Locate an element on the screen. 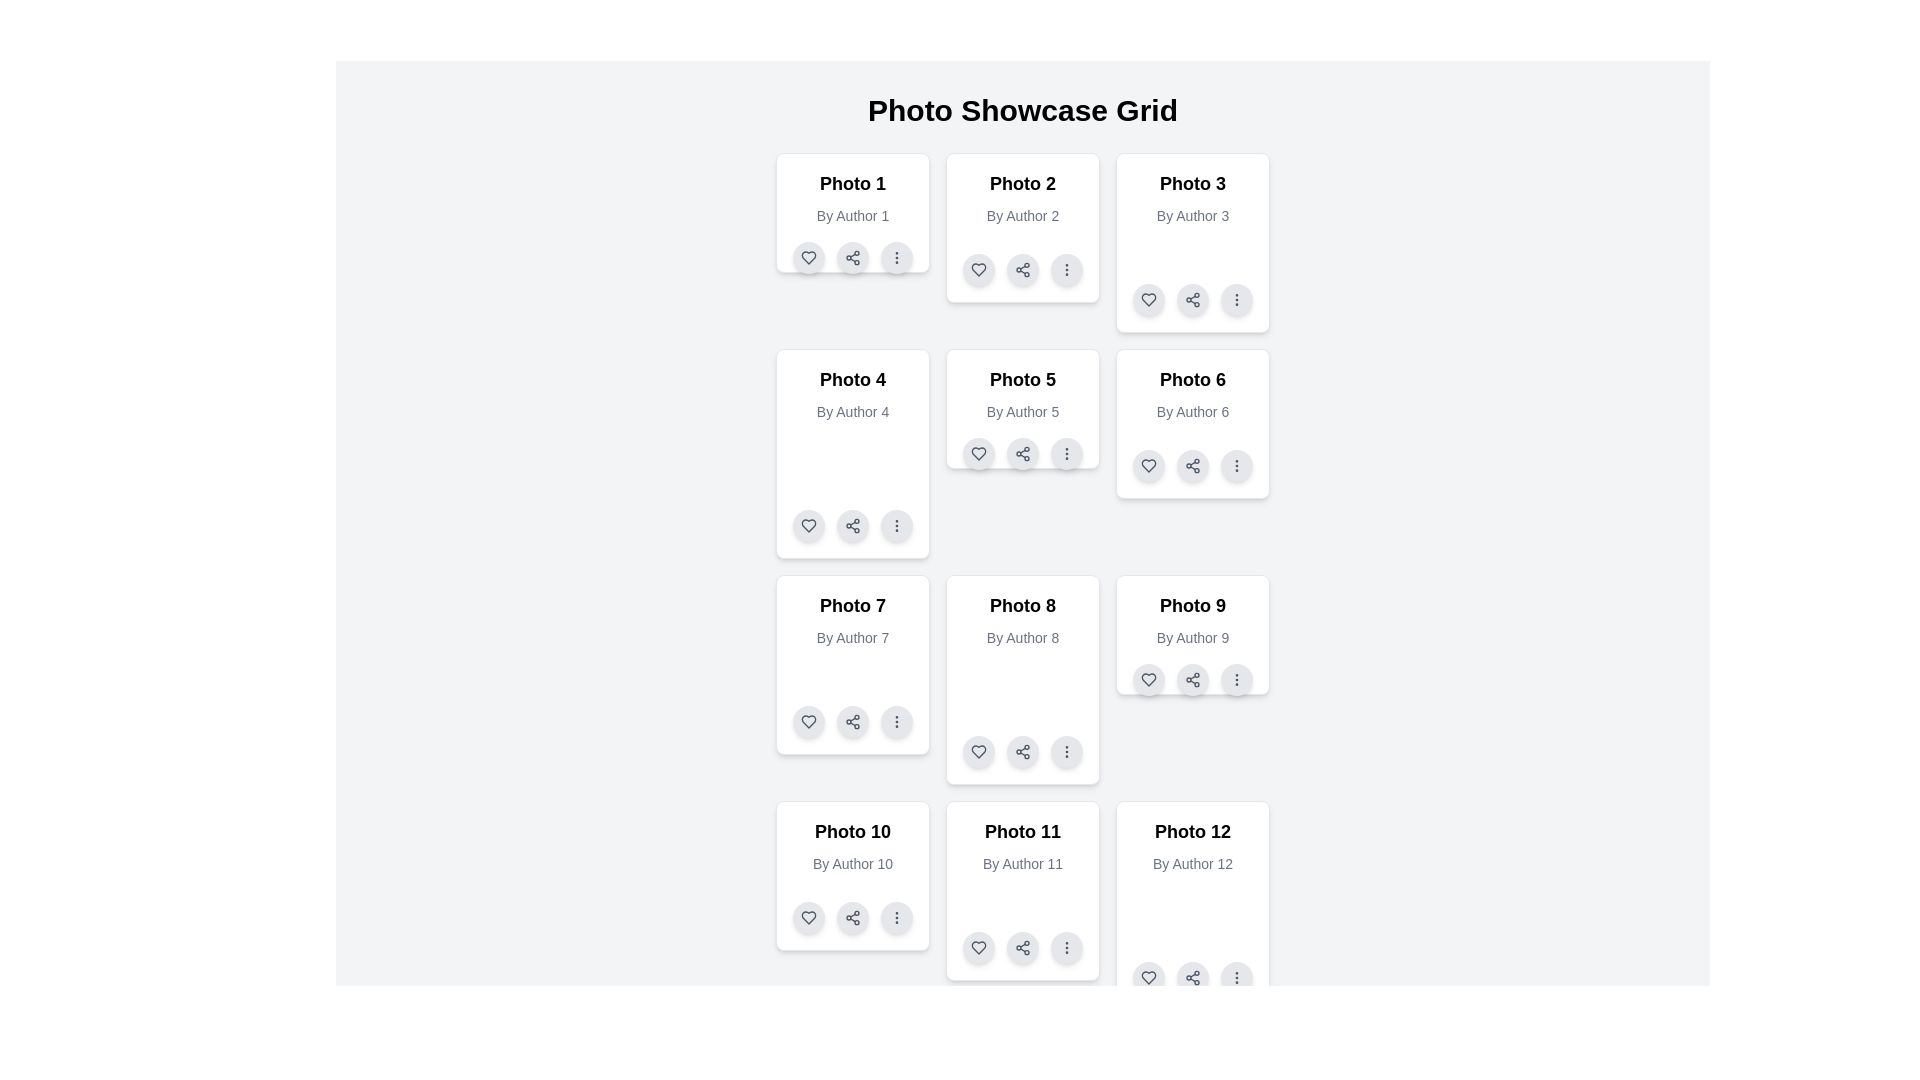 Image resolution: width=1920 pixels, height=1080 pixels. the circular button with a heart outline icon in the bottom-left corner of the card titled 'Photo 7 By Author 7' is located at coordinates (809, 721).